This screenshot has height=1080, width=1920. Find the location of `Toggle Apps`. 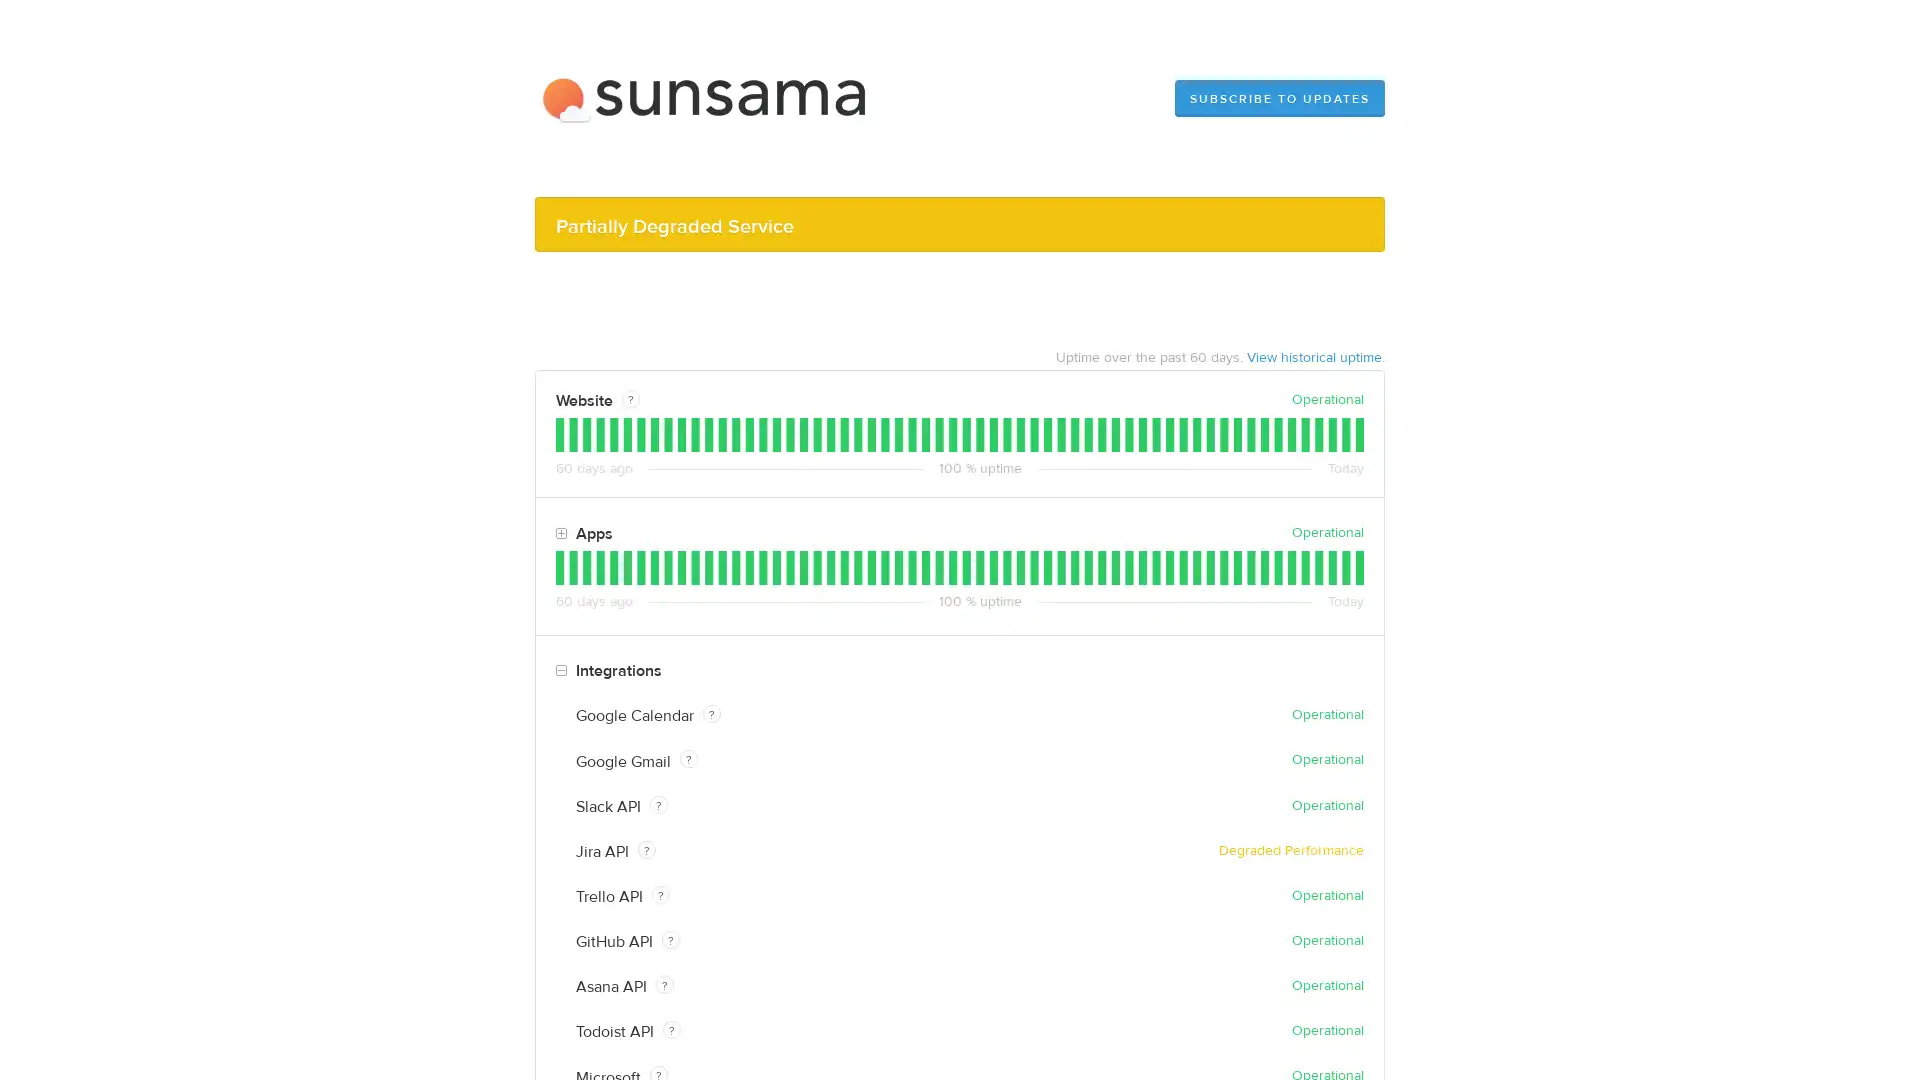

Toggle Apps is located at coordinates (560, 532).